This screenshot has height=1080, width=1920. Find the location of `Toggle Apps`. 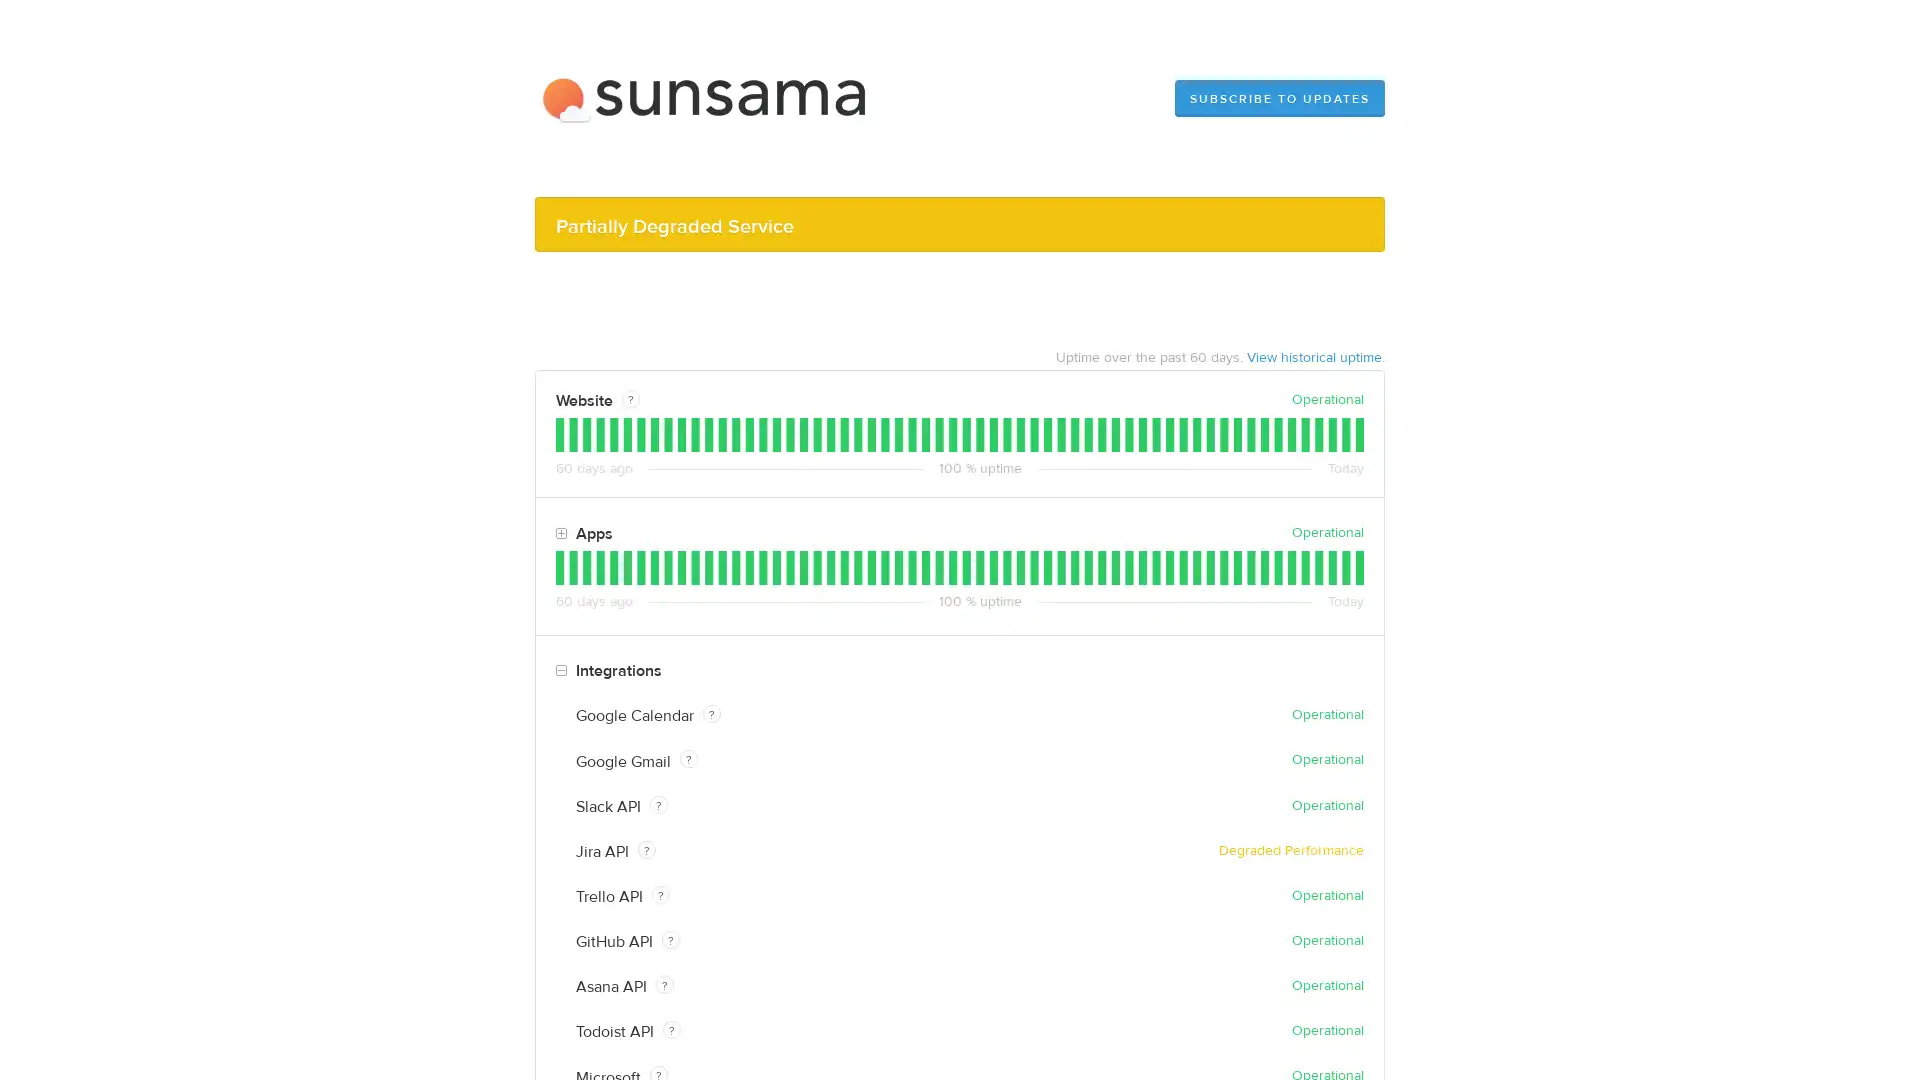

Toggle Apps is located at coordinates (560, 532).